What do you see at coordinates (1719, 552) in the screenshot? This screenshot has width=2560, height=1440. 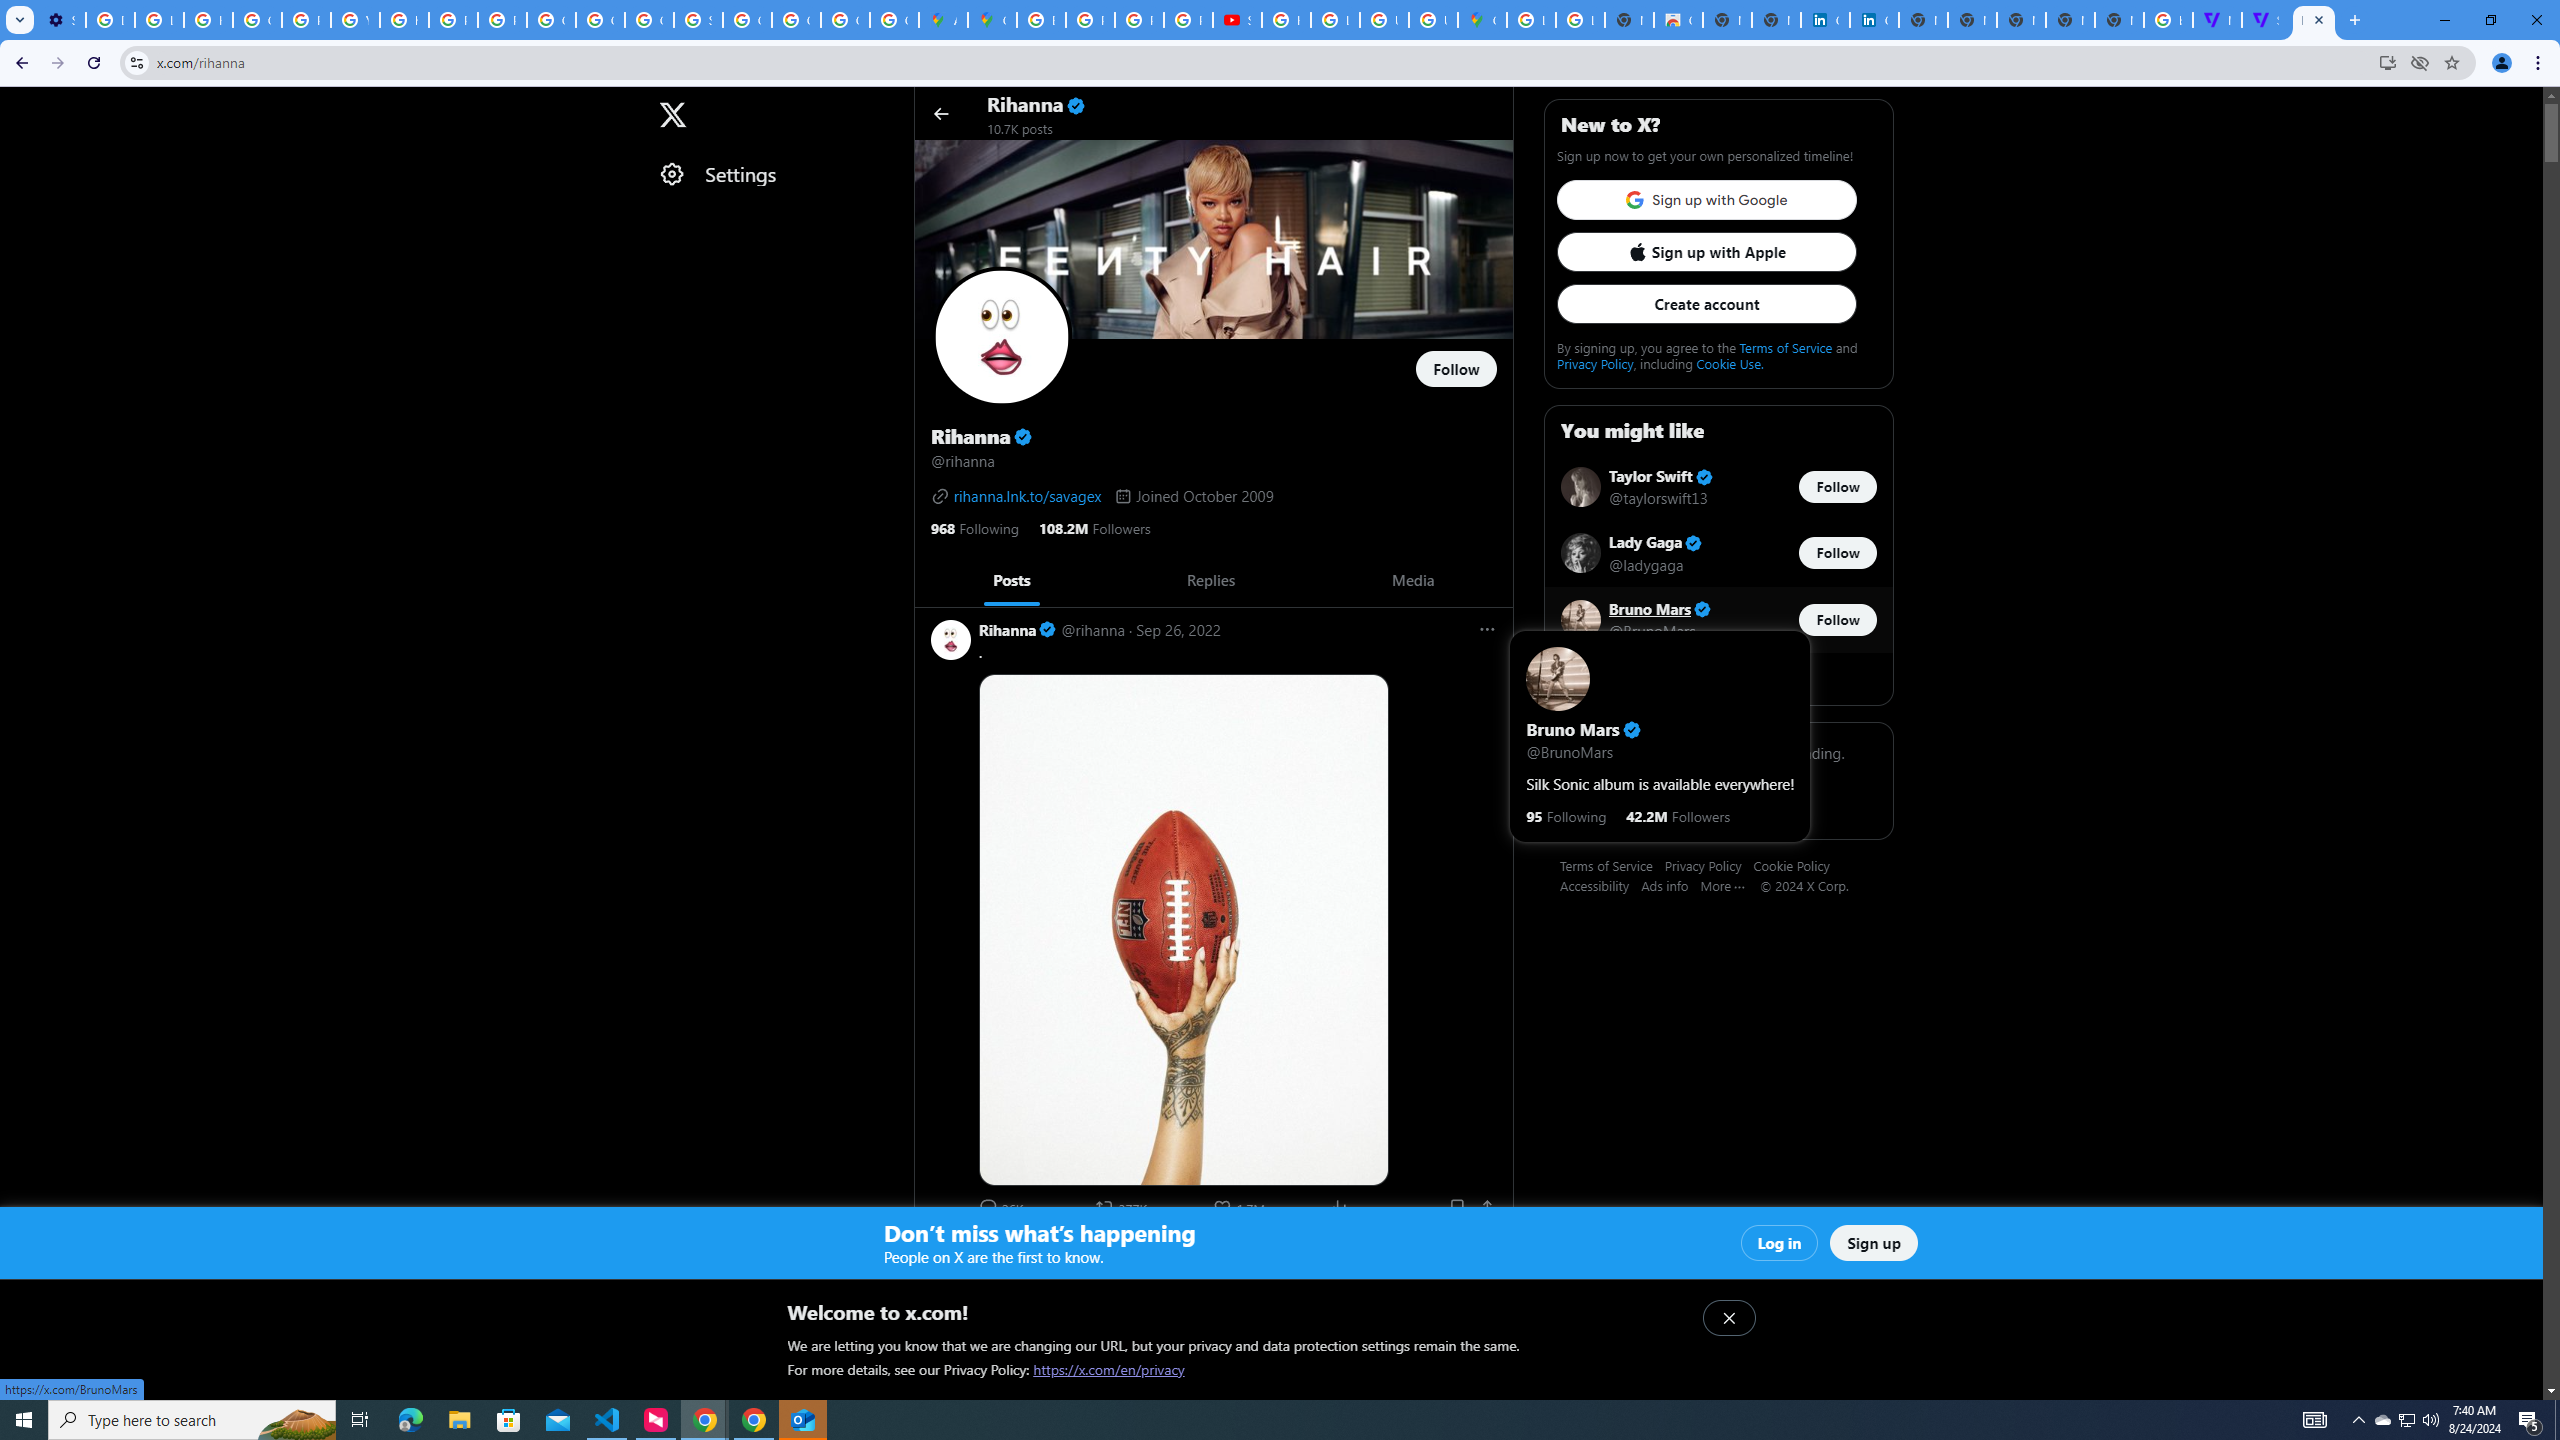 I see `'Lady Gaga Verified account @ladygaga Follow @ladygaga'` at bounding box center [1719, 552].